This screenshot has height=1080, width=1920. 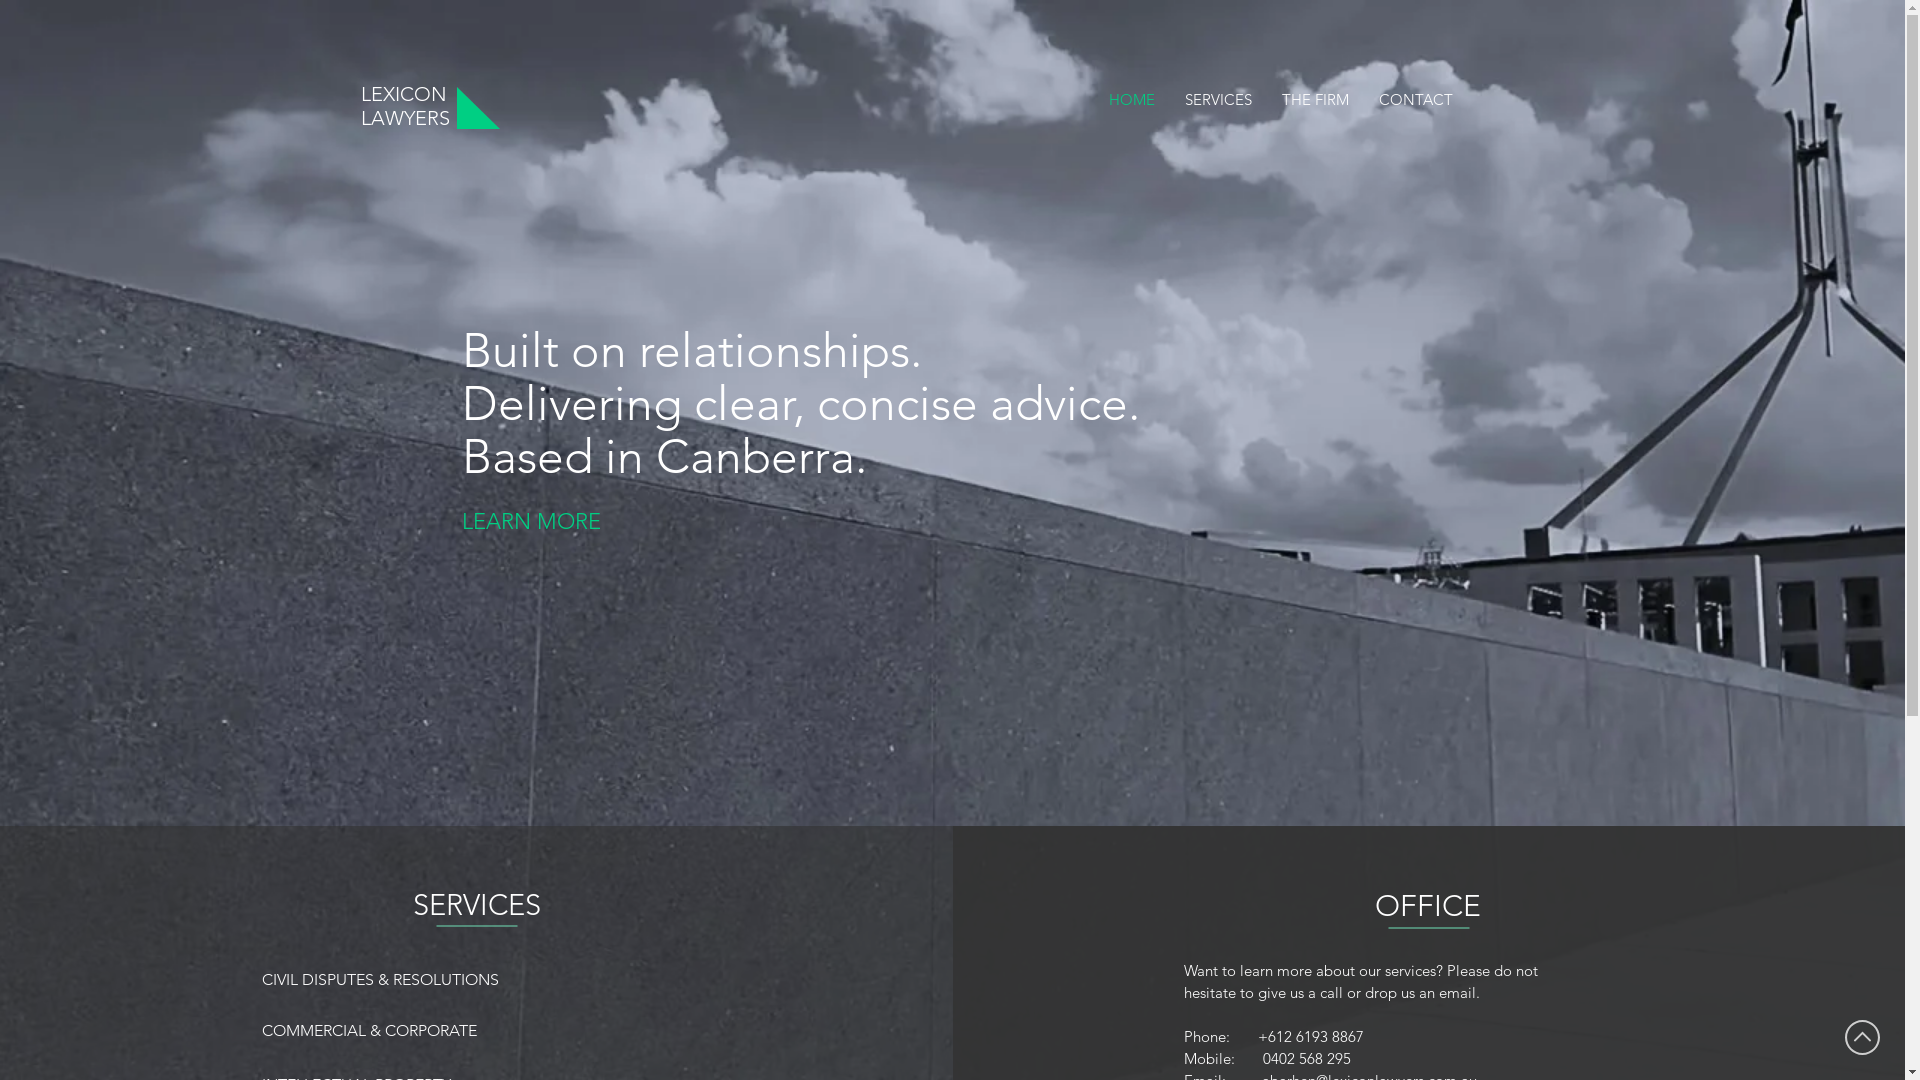 I want to click on 'COMMERCIAL & CORPORATE', so click(x=369, y=1030).